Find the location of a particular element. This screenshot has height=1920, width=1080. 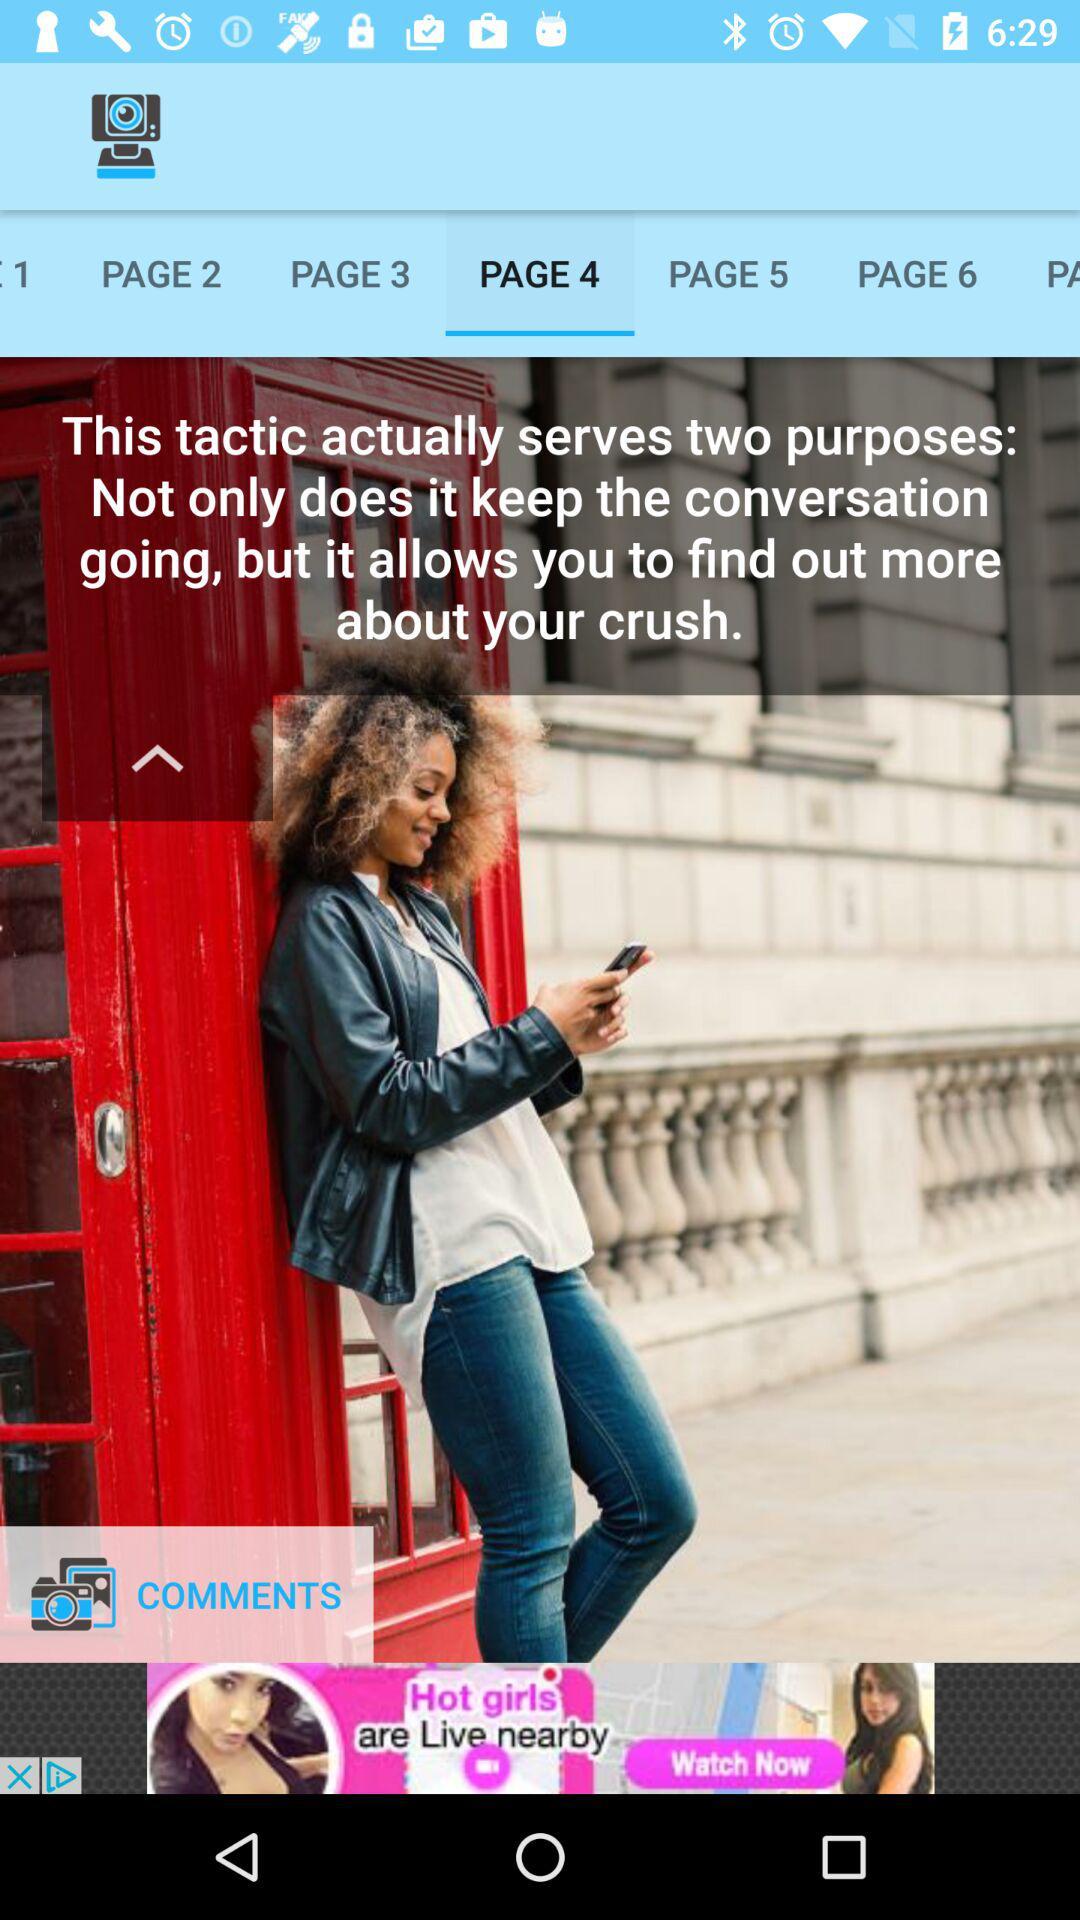

advertisement is located at coordinates (540, 1727).